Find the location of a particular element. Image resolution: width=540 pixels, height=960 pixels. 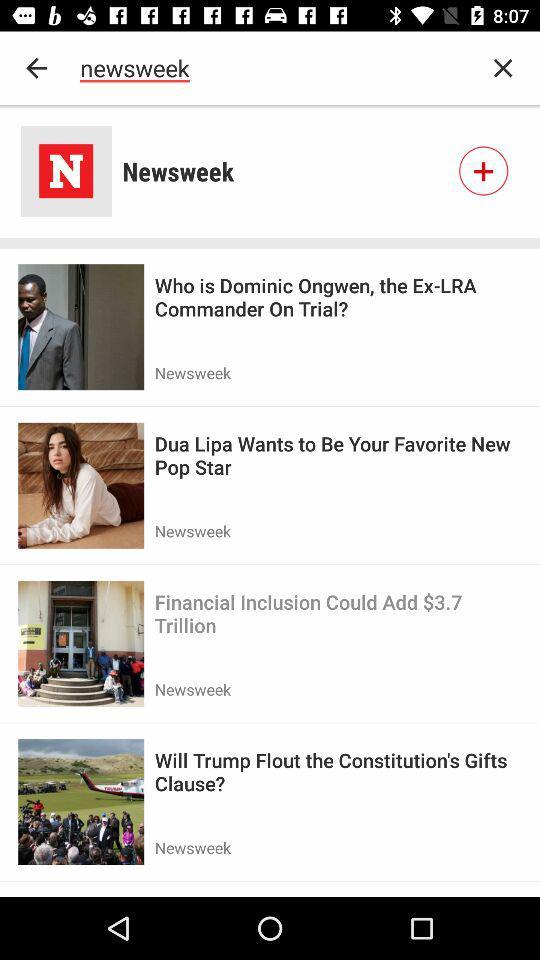

add newsweek is located at coordinates (482, 170).